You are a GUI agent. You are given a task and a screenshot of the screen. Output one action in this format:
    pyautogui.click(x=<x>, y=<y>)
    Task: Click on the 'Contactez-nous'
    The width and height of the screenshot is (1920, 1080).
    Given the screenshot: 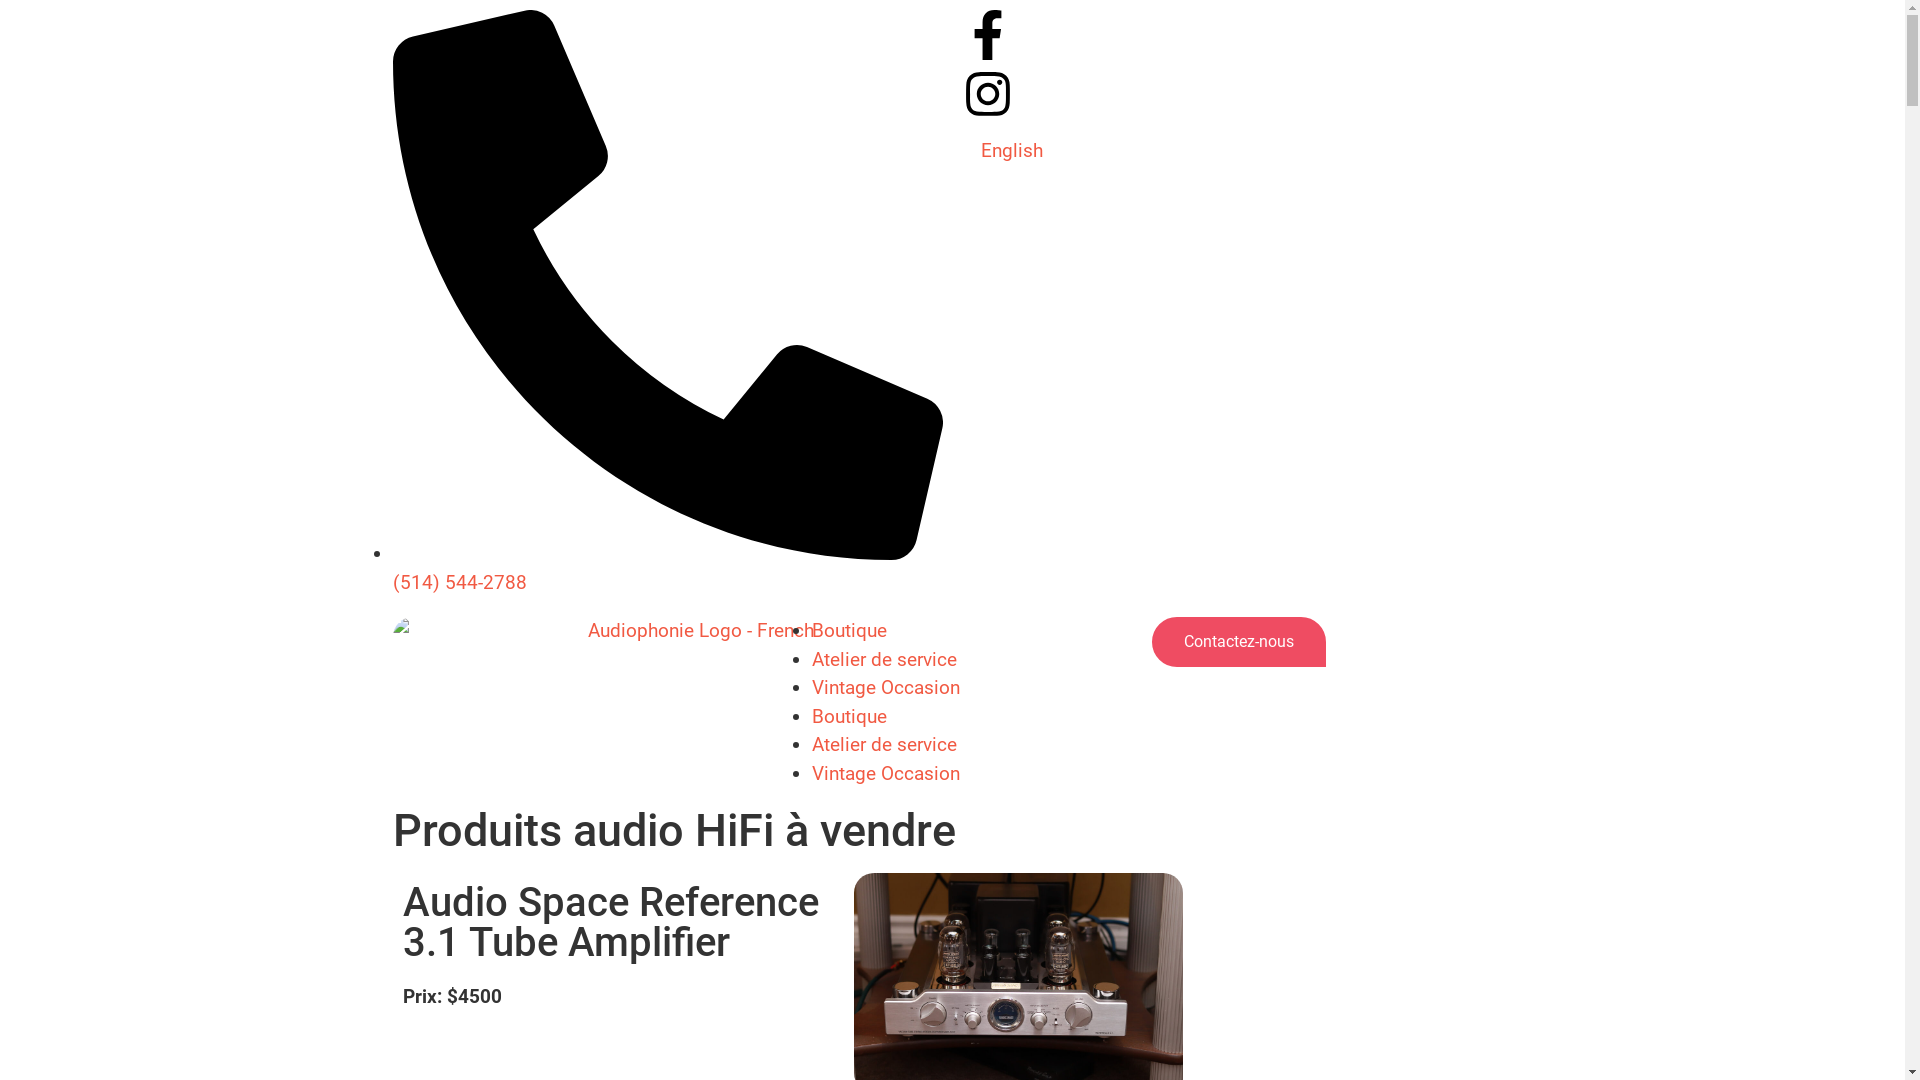 What is the action you would take?
    pyautogui.click(x=1152, y=641)
    